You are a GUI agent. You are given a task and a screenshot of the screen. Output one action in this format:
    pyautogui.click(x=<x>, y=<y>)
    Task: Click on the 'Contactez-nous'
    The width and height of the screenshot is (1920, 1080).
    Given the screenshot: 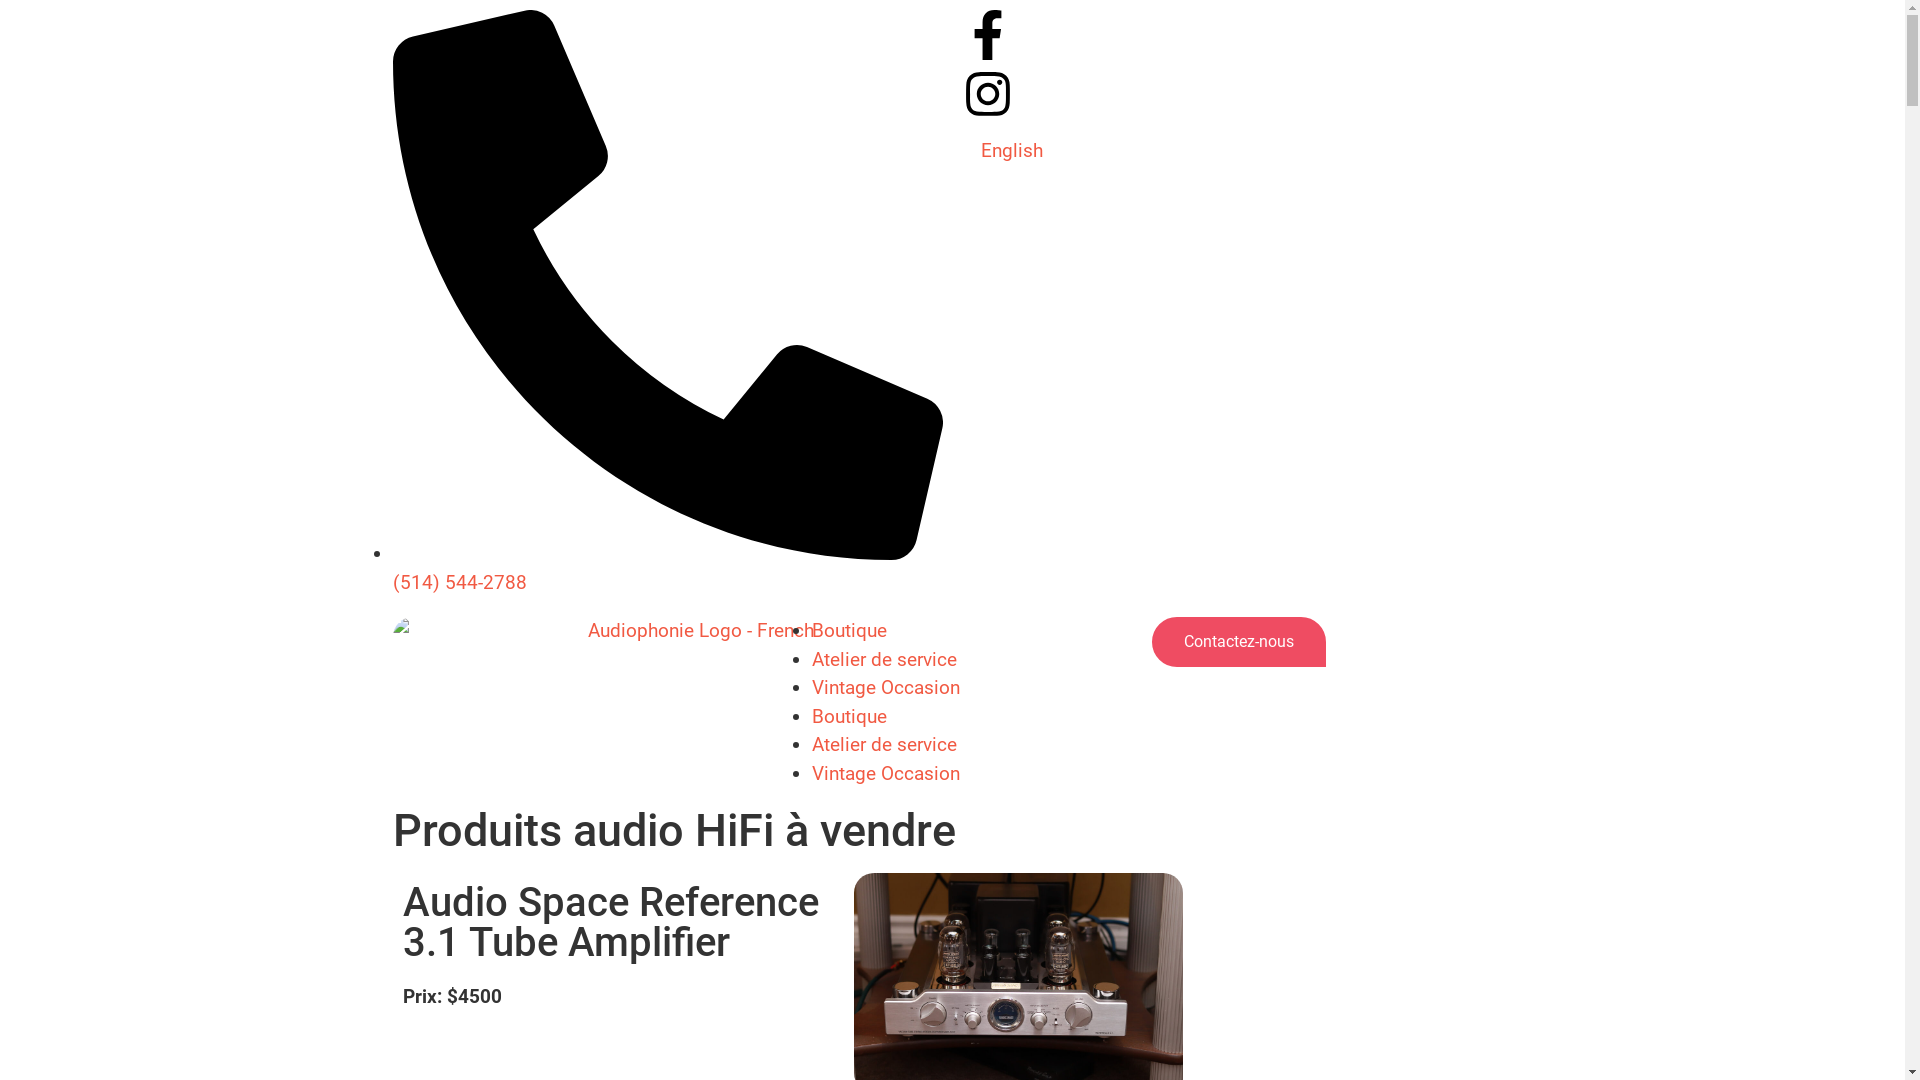 What is the action you would take?
    pyautogui.click(x=1152, y=641)
    